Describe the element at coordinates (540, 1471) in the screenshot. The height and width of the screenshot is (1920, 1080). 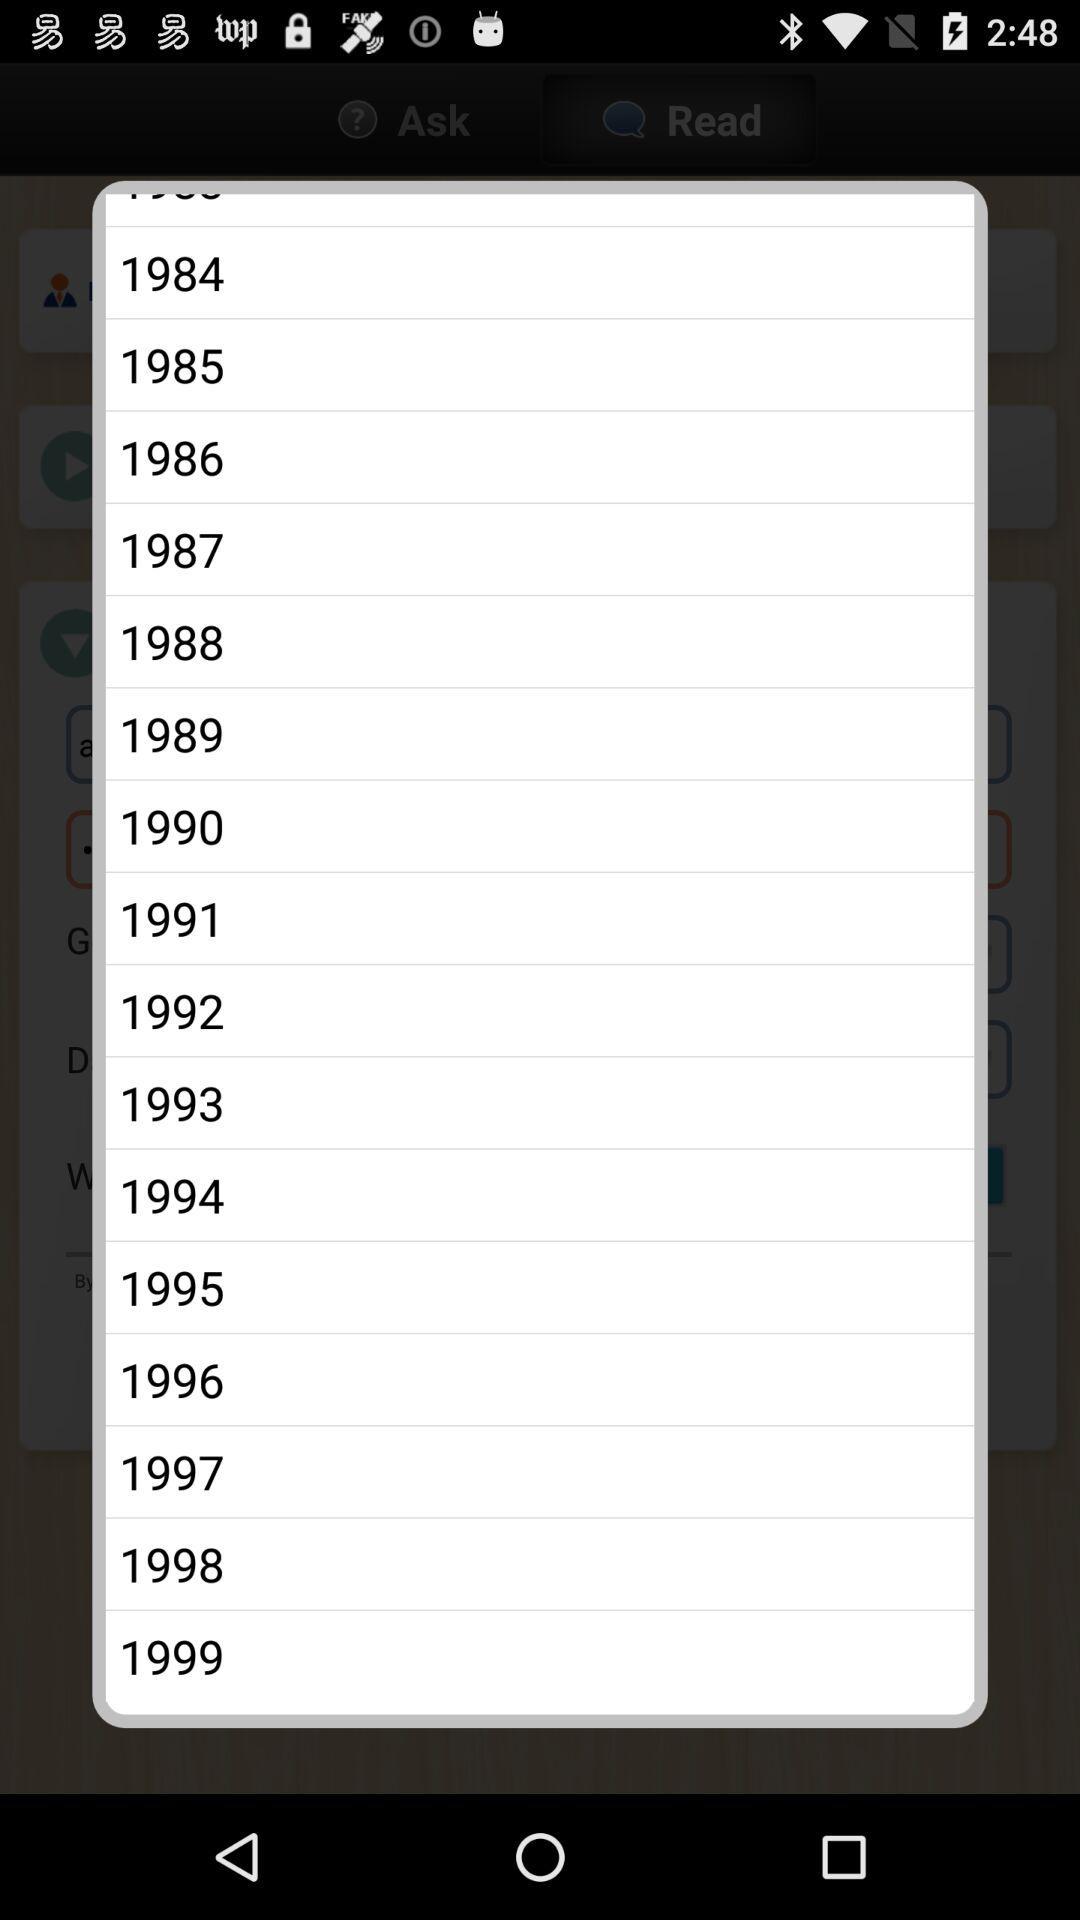
I see `item below the 1996` at that location.